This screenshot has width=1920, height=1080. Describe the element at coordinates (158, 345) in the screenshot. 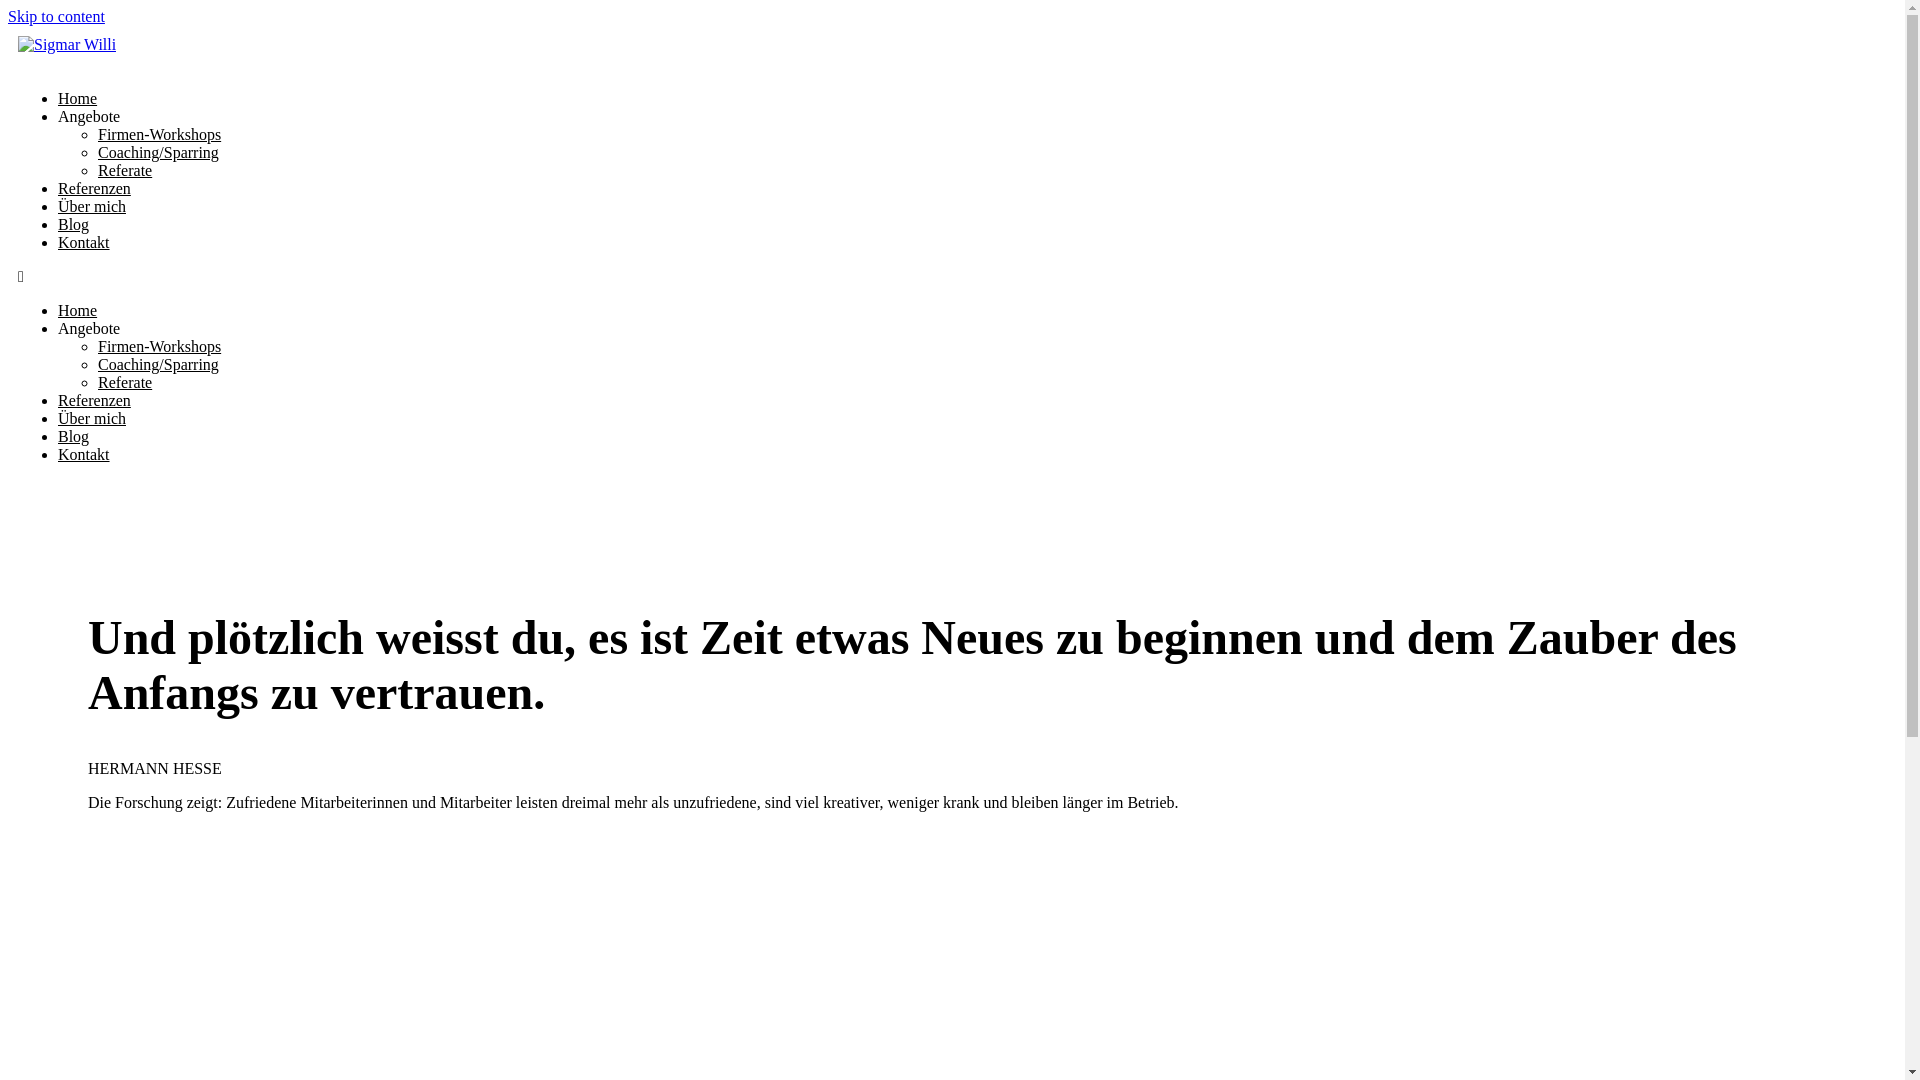

I see `'Firmen-Workshops'` at that location.